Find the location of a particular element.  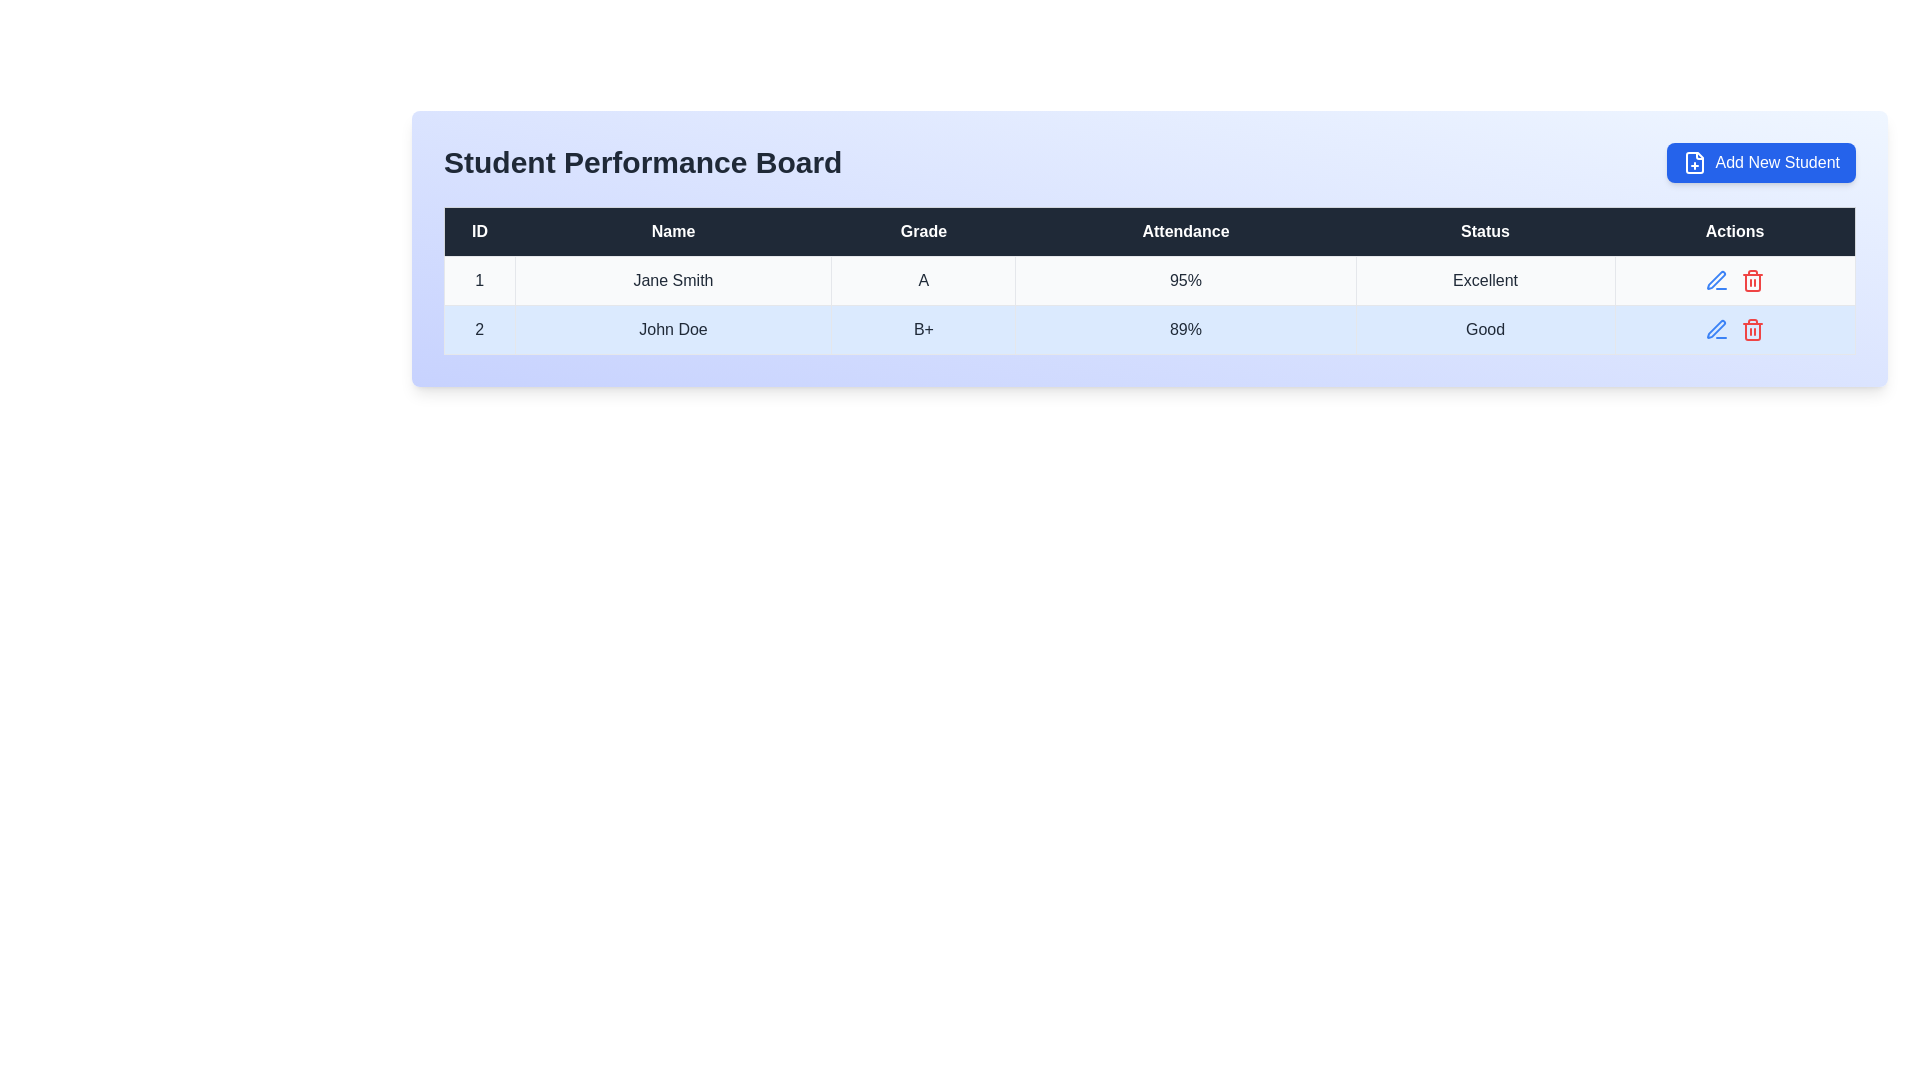

the blue pen icon button located in the second row of the 'Student Performance Board' table to change its color is located at coordinates (1716, 329).